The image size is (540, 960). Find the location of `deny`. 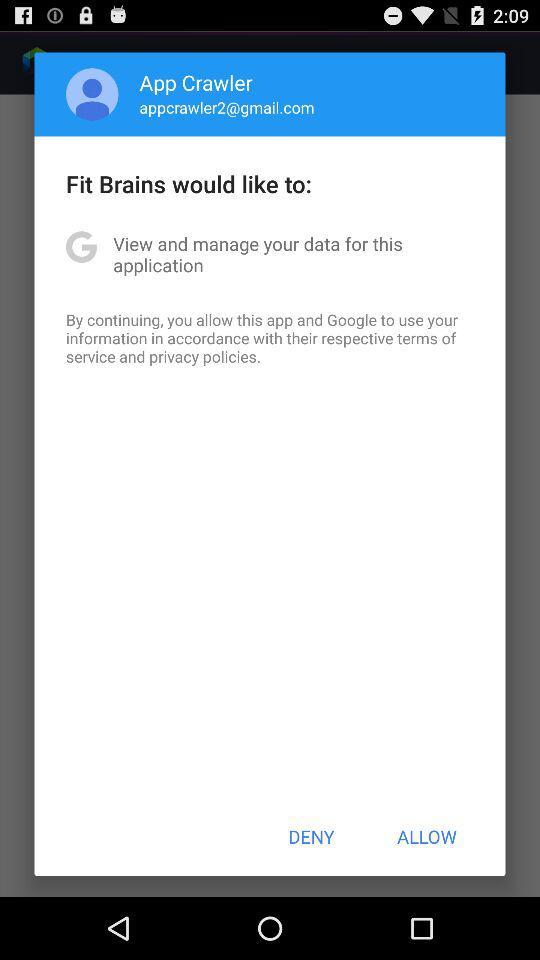

deny is located at coordinates (311, 836).